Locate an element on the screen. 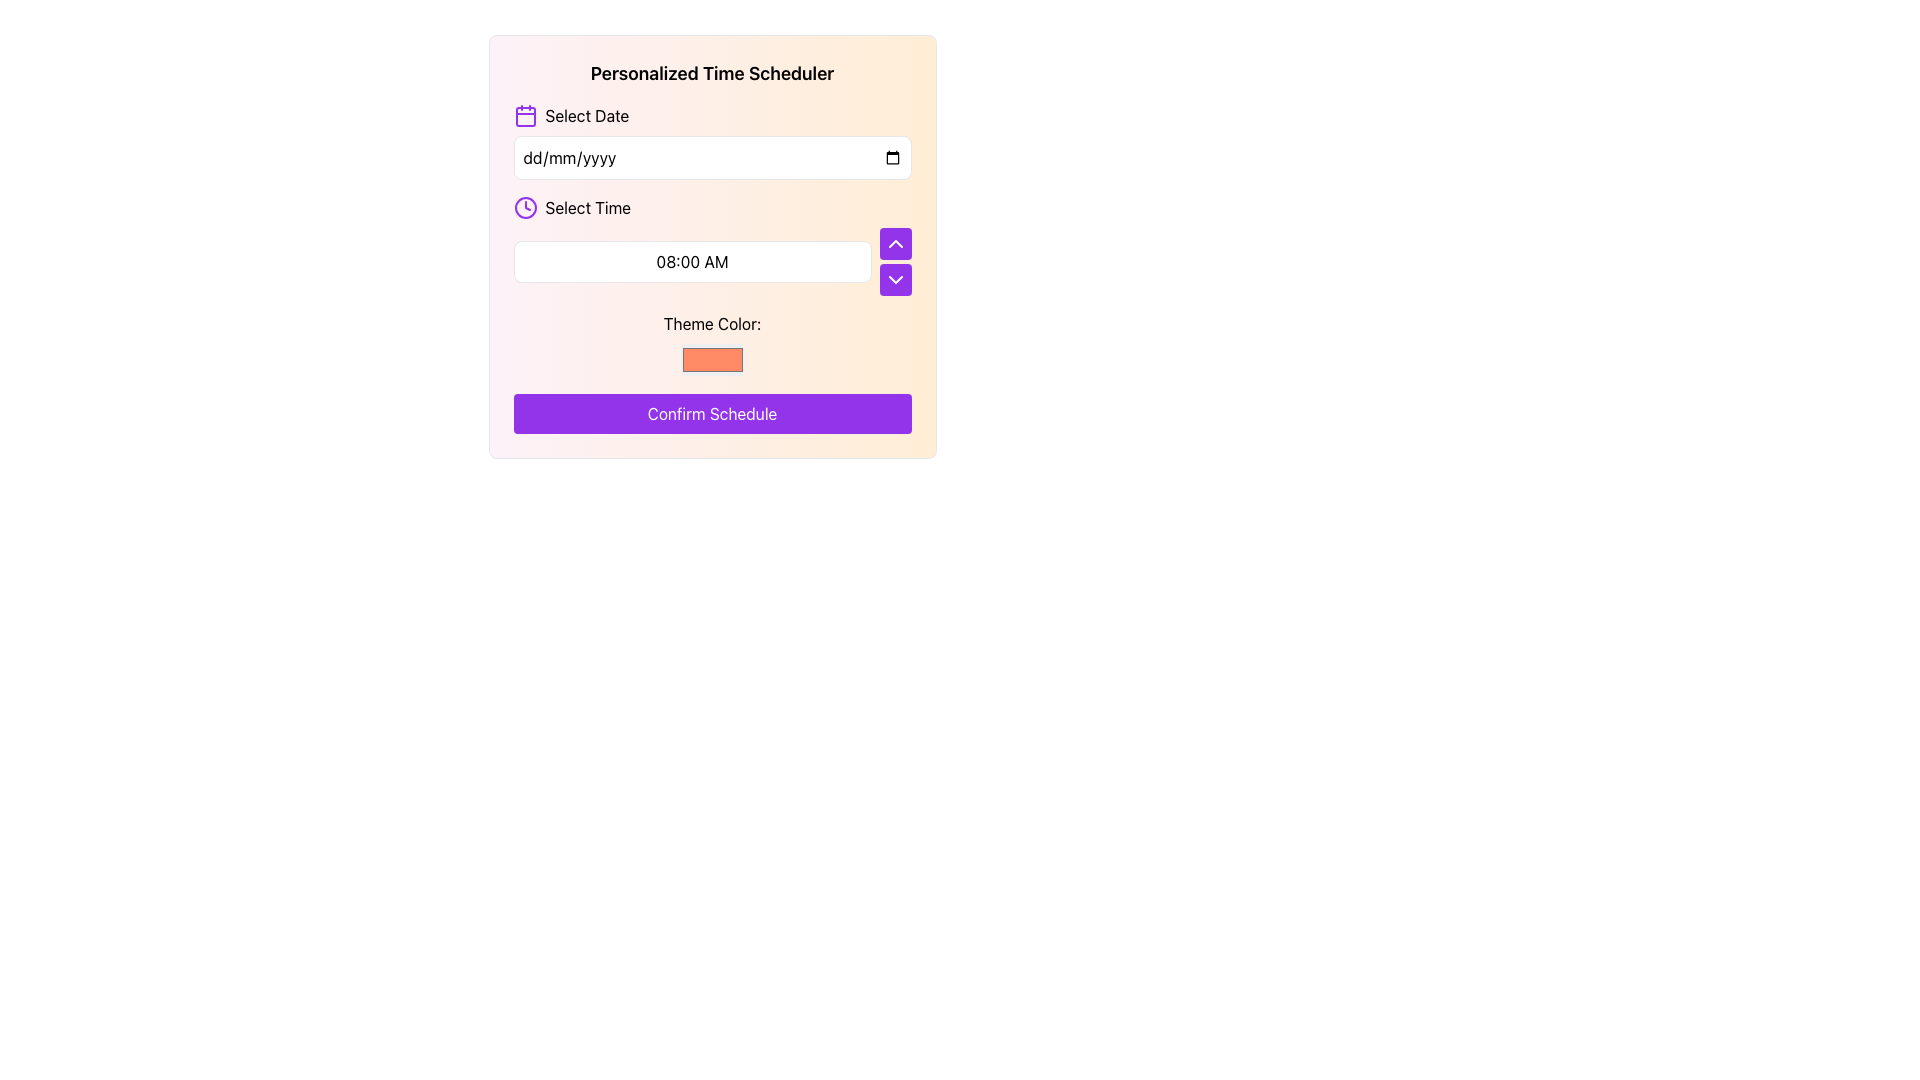 The width and height of the screenshot is (1920, 1080). the 'Confirm Schedule' button with a purple background and white text is located at coordinates (712, 412).